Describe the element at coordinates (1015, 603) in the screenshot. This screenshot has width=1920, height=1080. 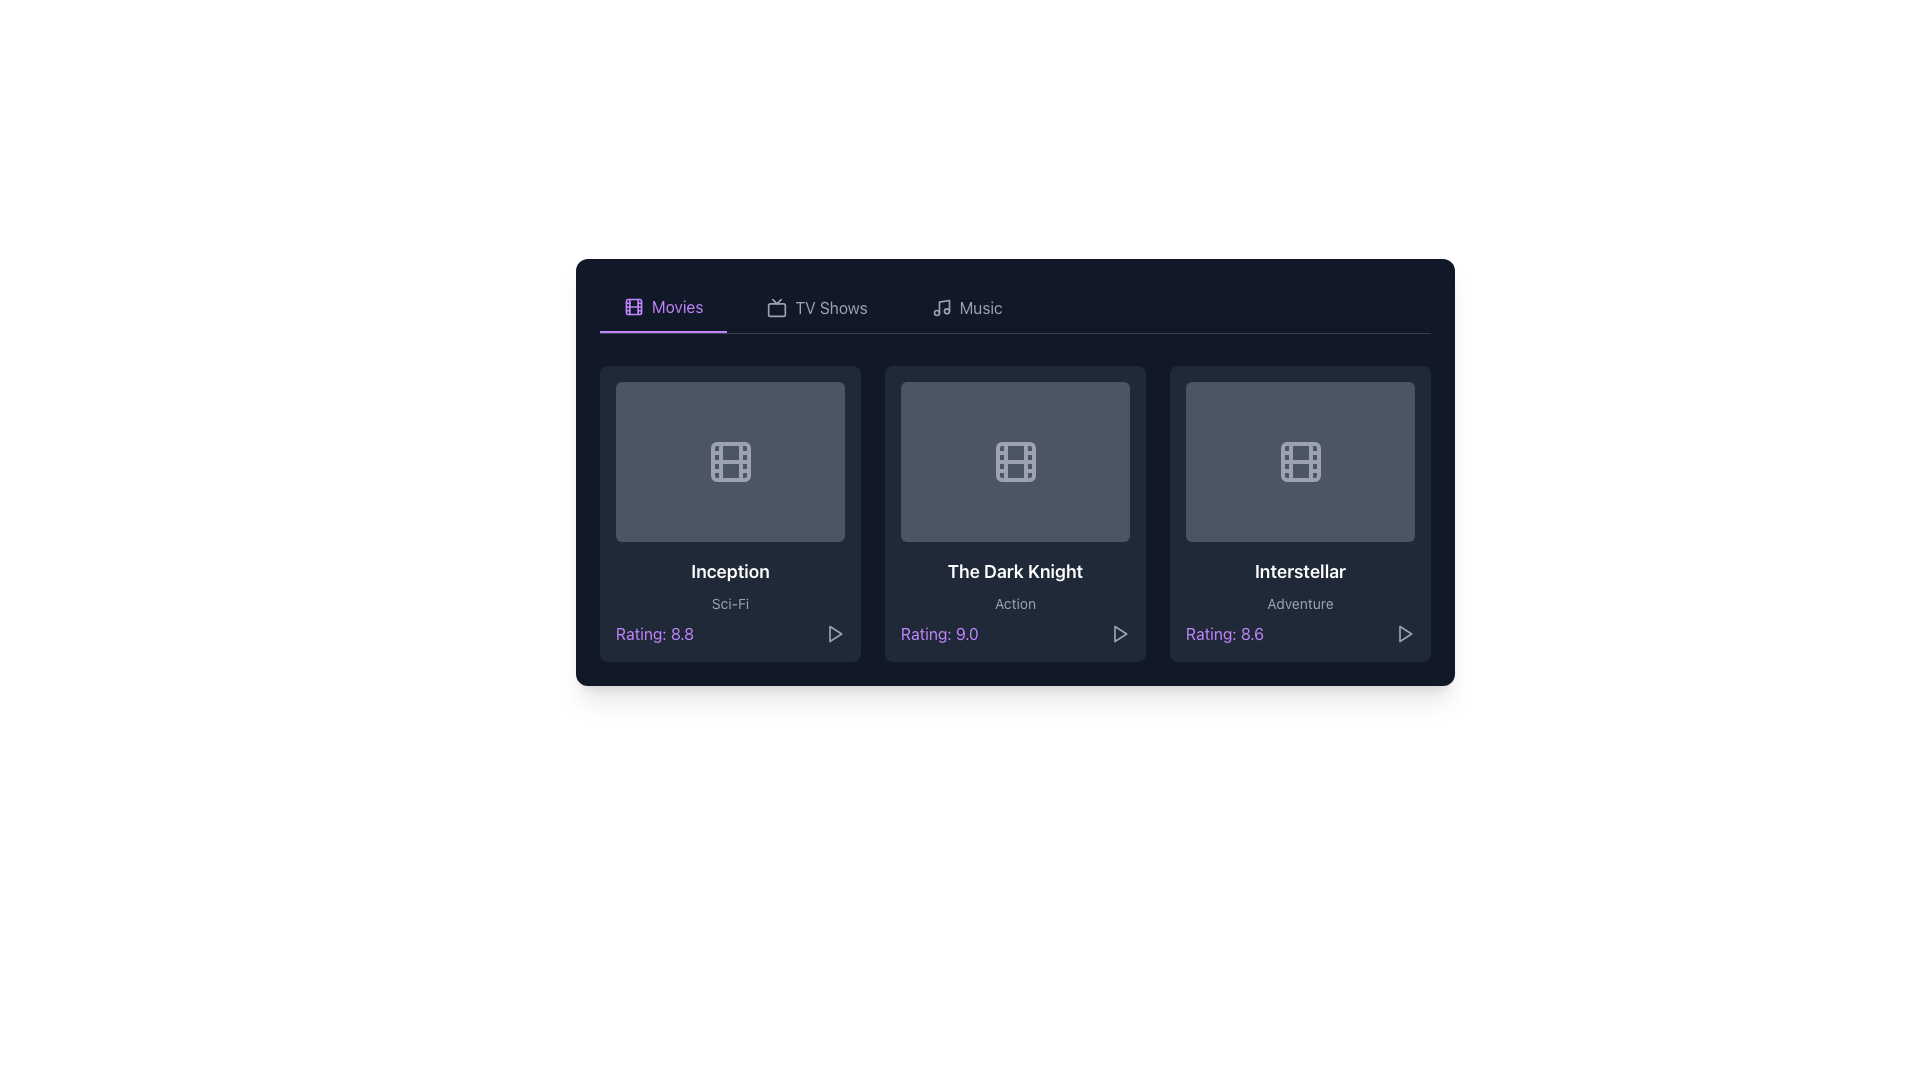
I see `the text label displaying 'Action' in a small gray font, positioned beneath the title 'The Dark Knight' and above the purple-colored rating detail` at that location.